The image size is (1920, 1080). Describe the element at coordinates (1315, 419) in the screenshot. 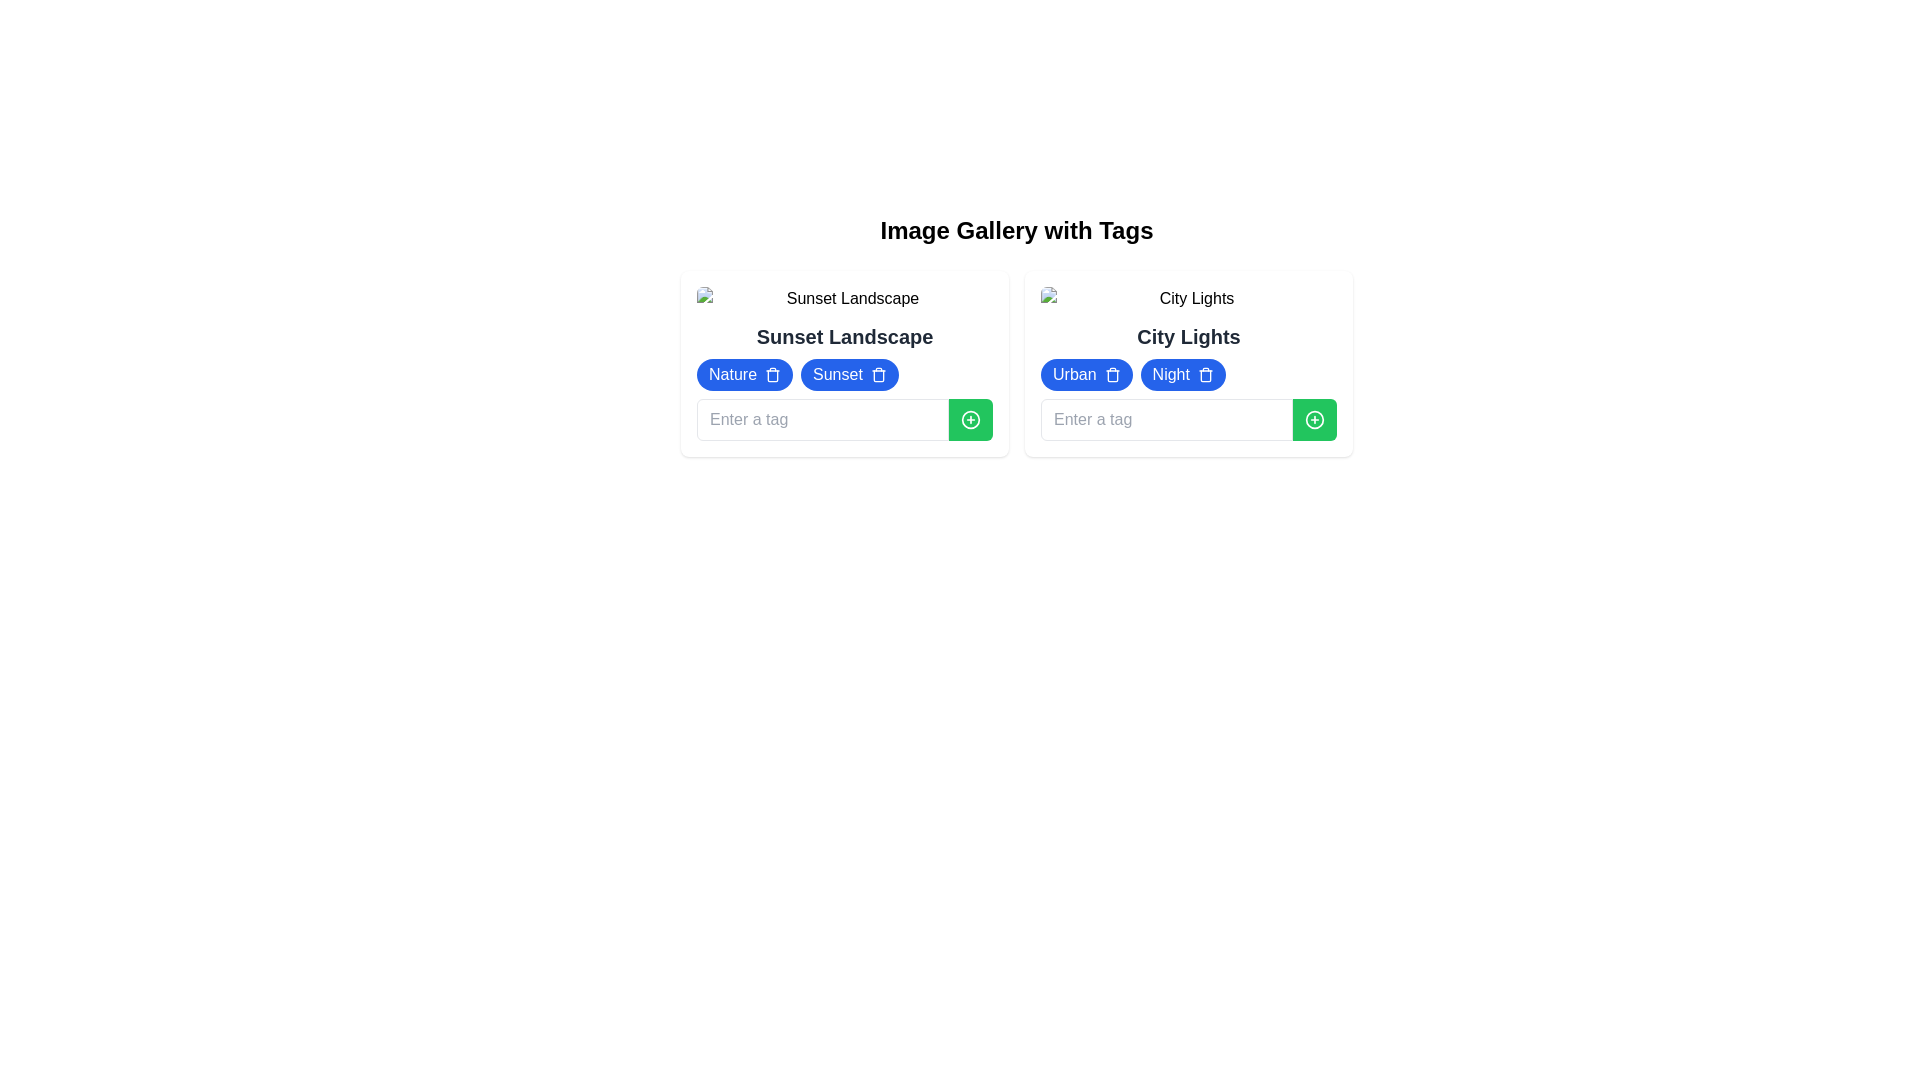

I see `the circular icon located on the right side of the 'City Lights' section, which is part of an interactive button for adding a tag` at that location.